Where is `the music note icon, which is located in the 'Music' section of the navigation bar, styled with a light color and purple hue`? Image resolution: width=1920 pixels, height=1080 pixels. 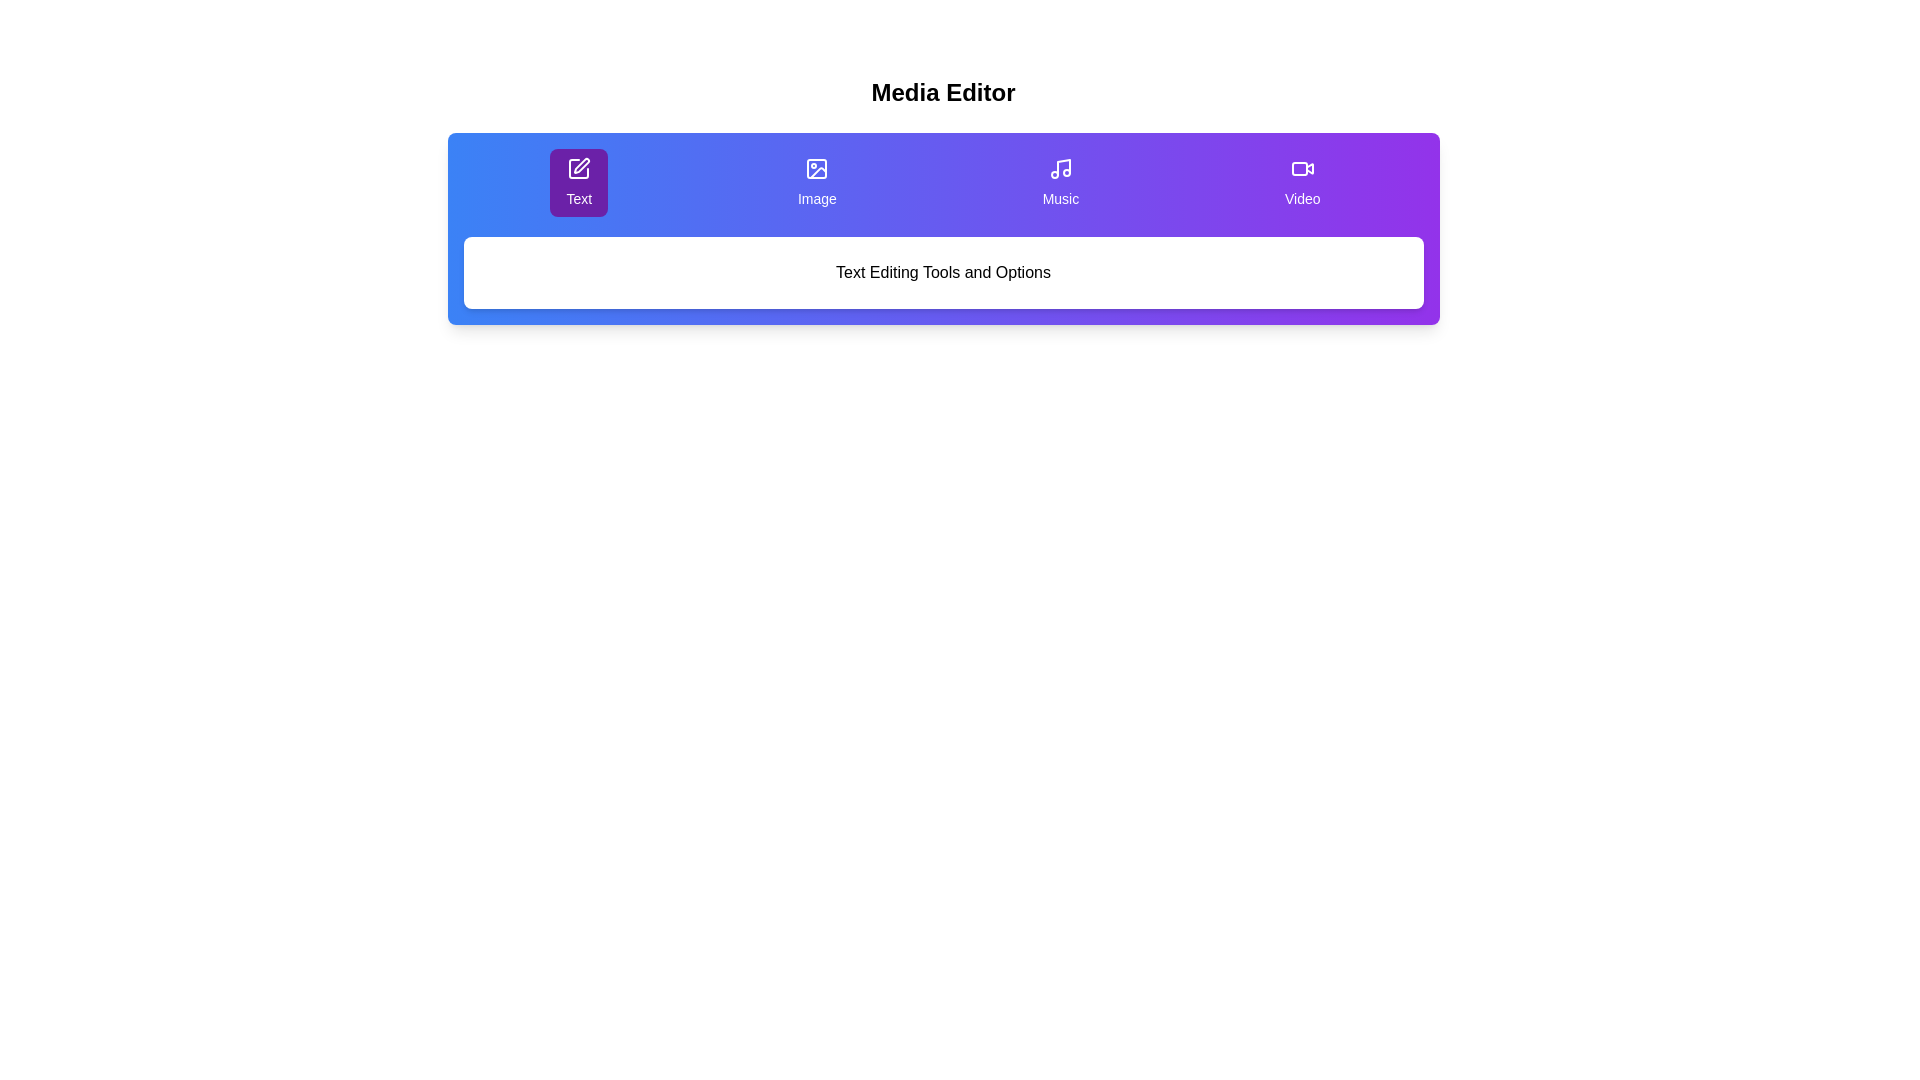 the music note icon, which is located in the 'Music' section of the navigation bar, styled with a light color and purple hue is located at coordinates (1059, 168).